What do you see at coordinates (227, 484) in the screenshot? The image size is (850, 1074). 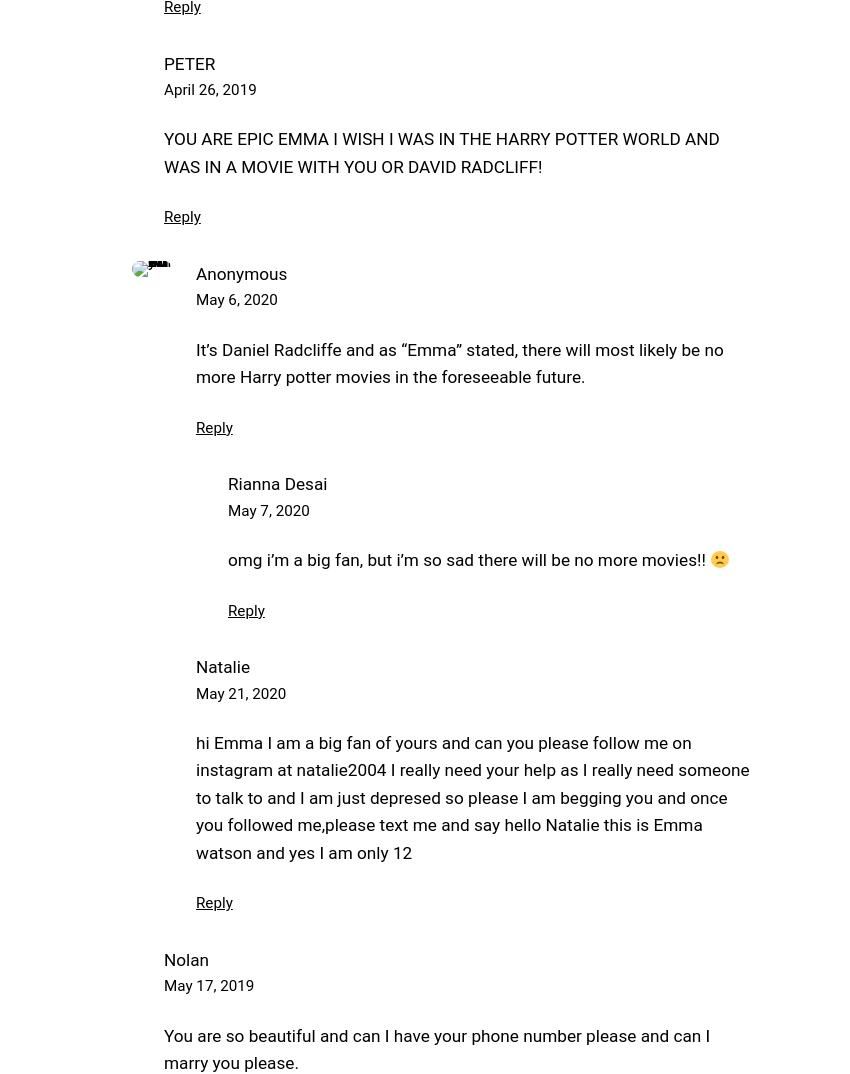 I see `'Rianna Desai'` at bounding box center [227, 484].